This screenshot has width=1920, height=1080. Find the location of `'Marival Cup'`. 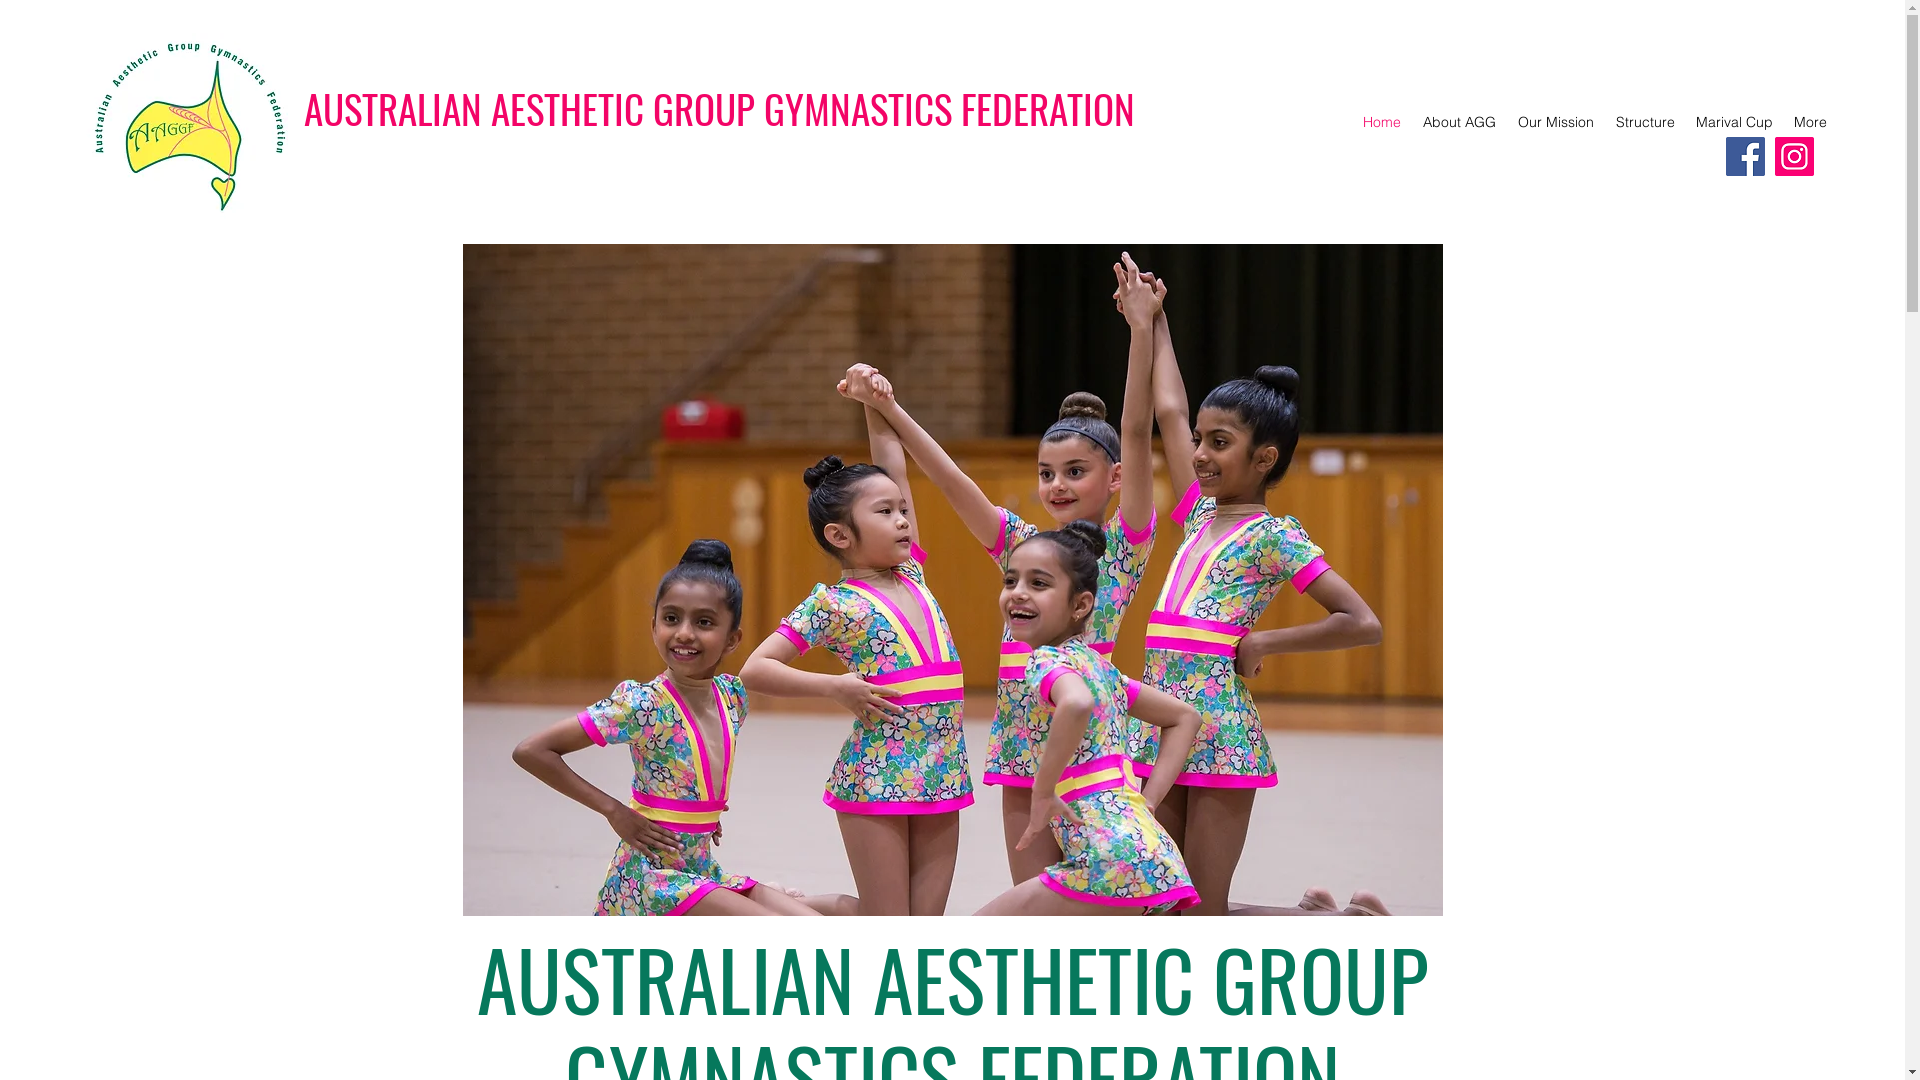

'Marival Cup' is located at coordinates (1683, 122).